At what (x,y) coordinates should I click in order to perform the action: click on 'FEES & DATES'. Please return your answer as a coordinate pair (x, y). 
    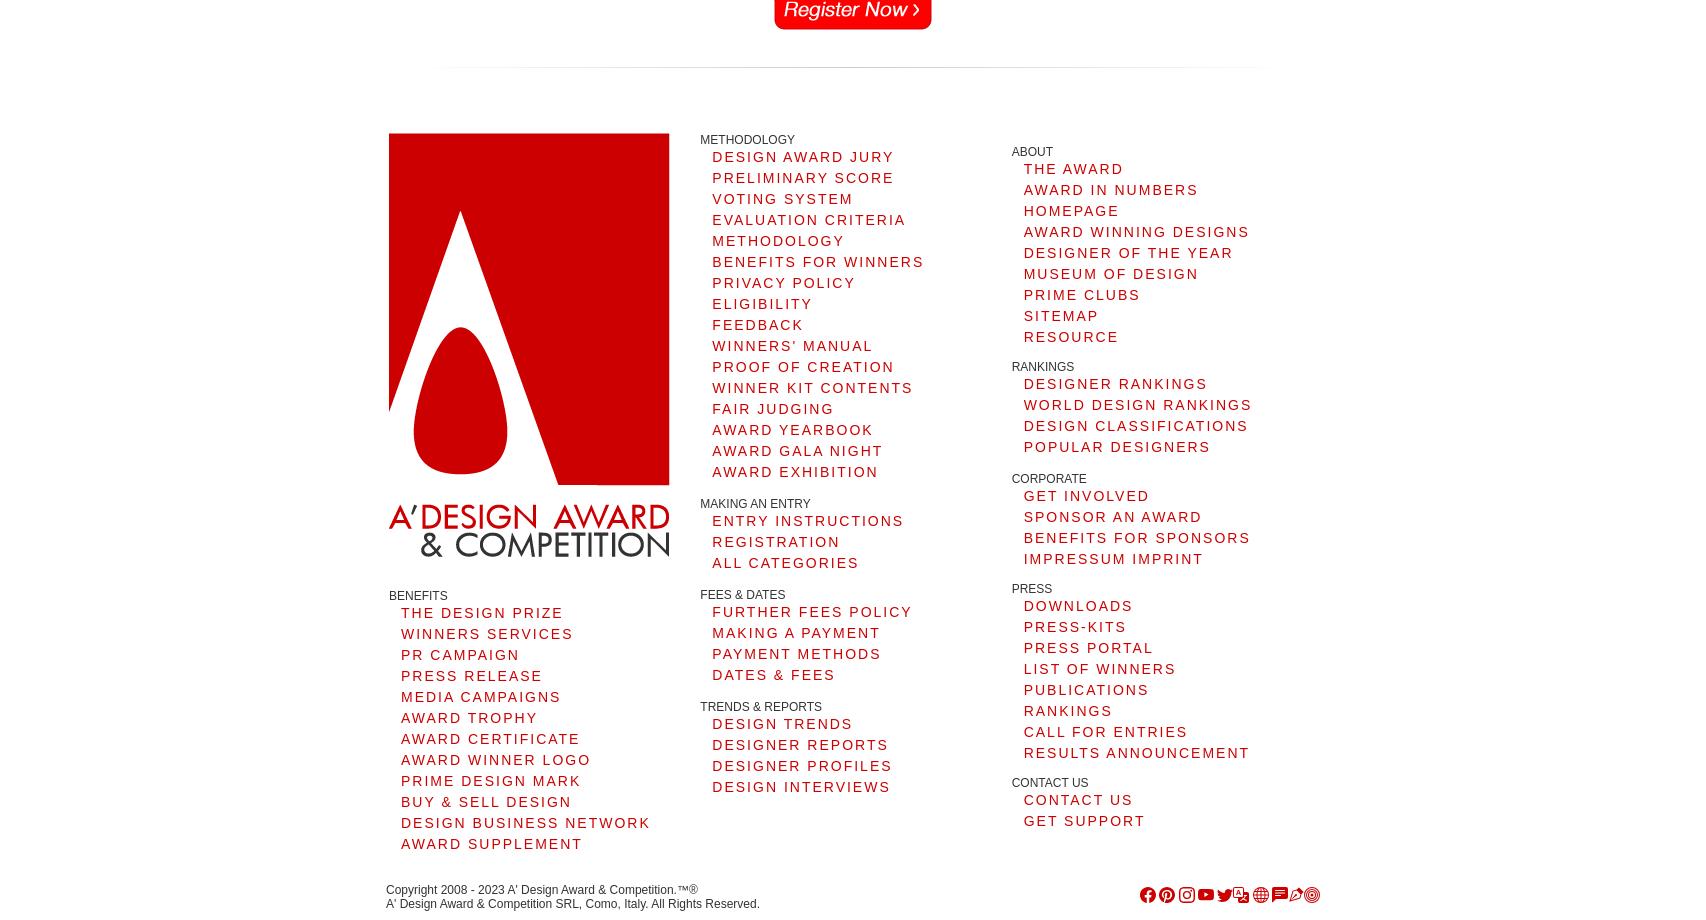
    Looking at the image, I should click on (698, 593).